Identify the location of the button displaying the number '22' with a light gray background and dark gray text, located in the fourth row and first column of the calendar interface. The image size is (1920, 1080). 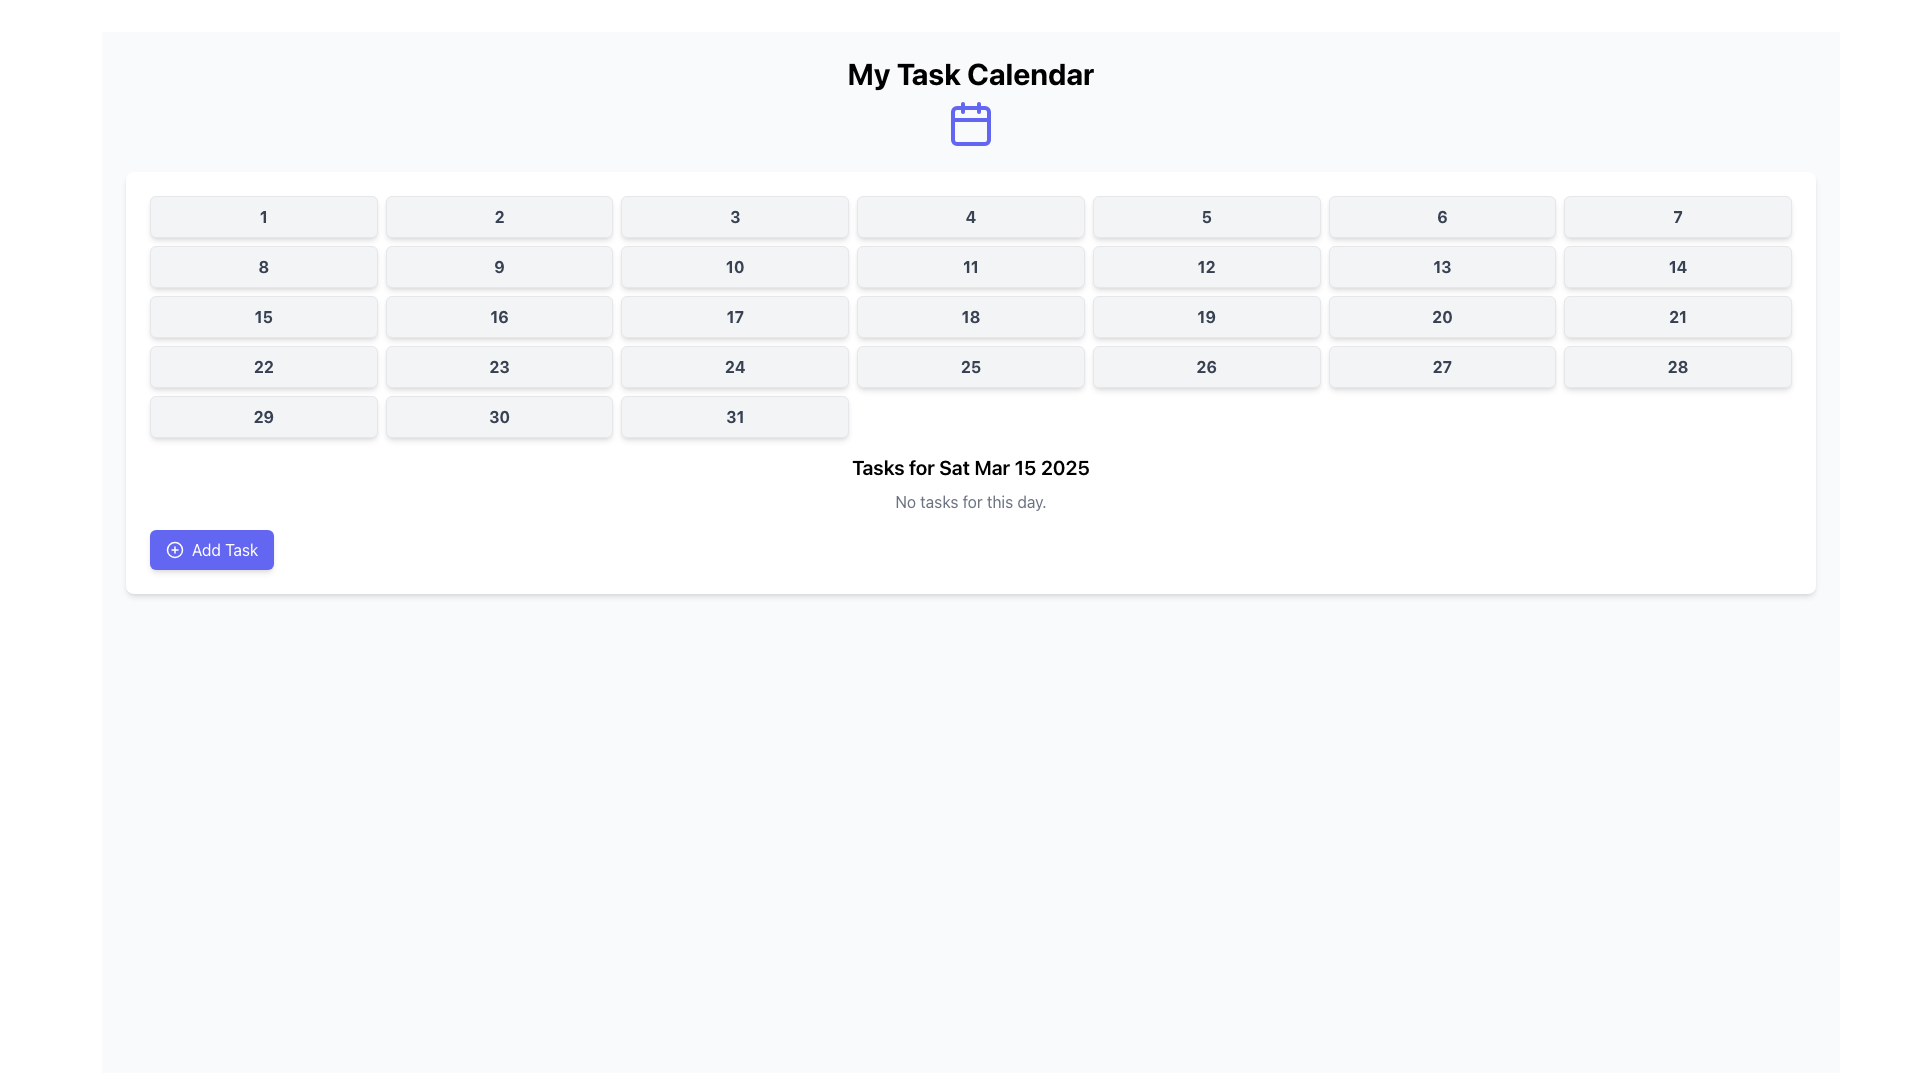
(262, 366).